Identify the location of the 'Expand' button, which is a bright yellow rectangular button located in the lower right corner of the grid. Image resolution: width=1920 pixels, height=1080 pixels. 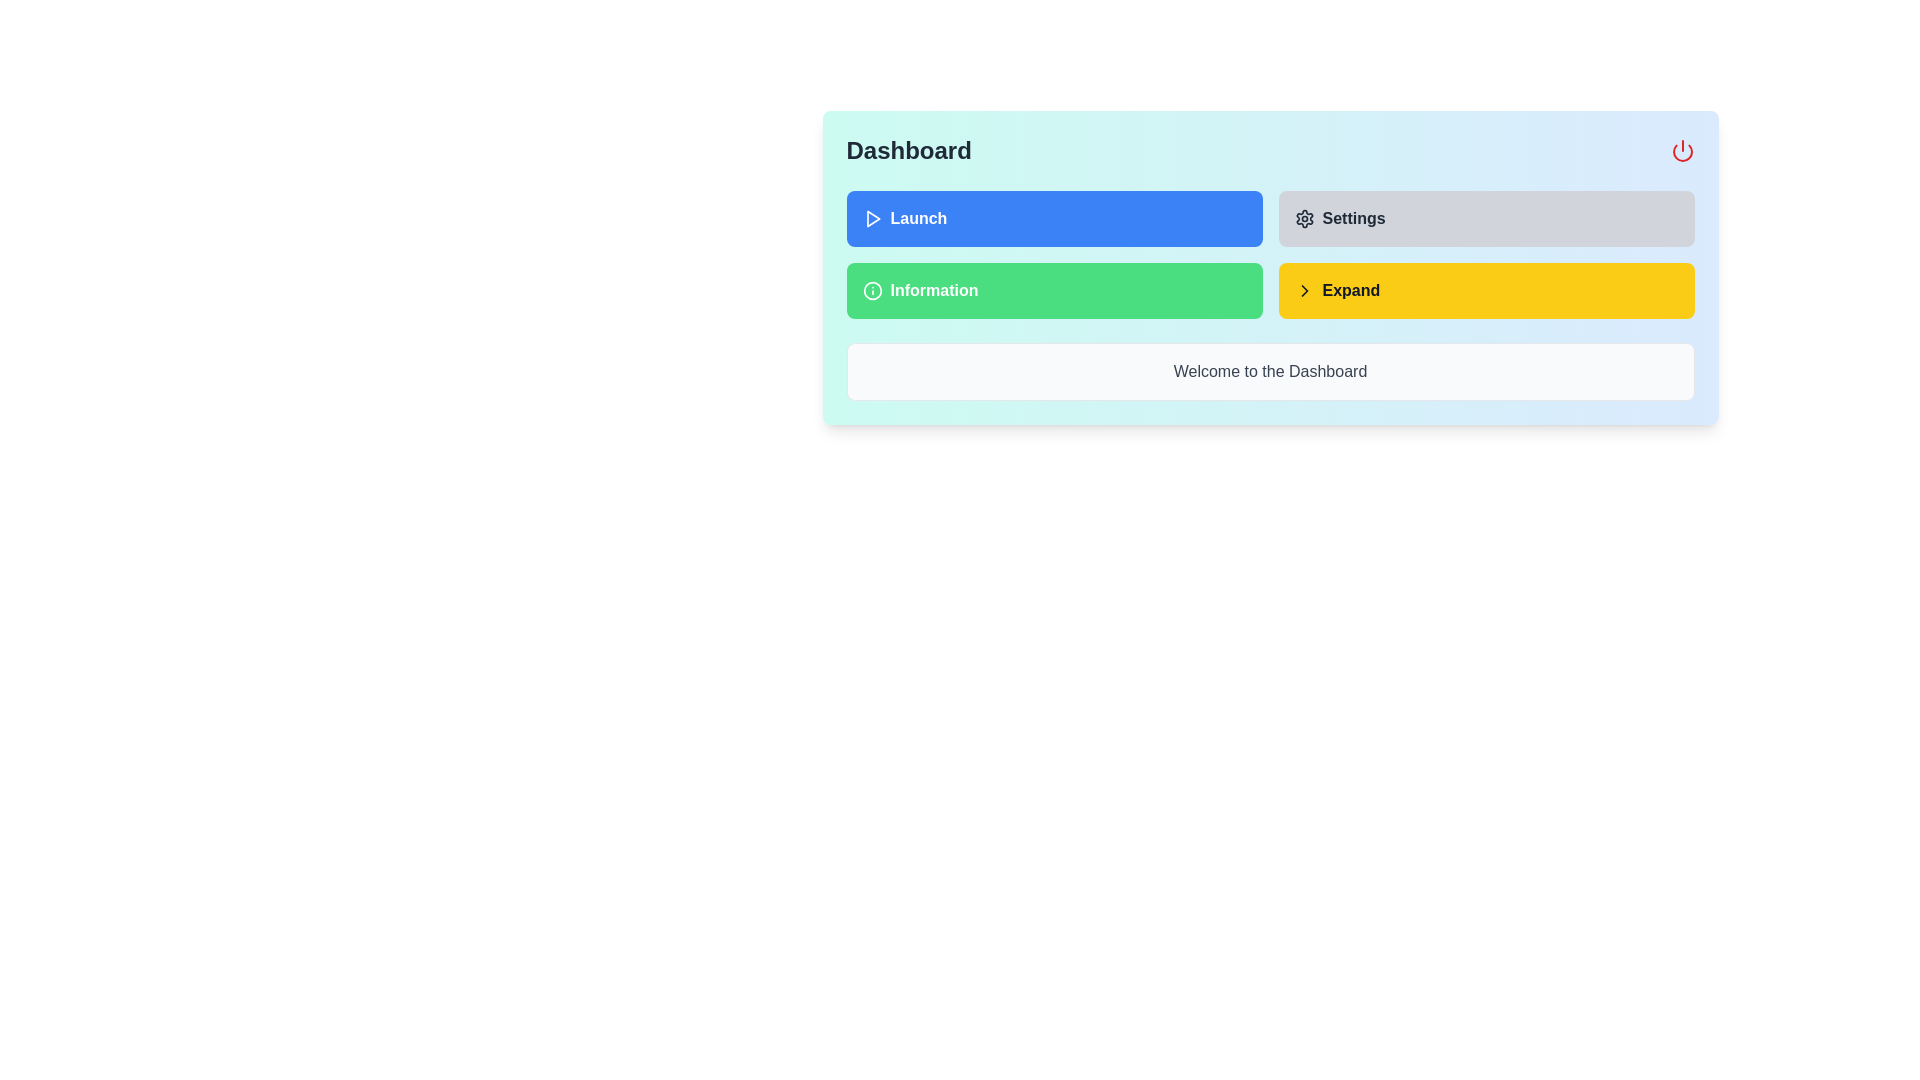
(1486, 290).